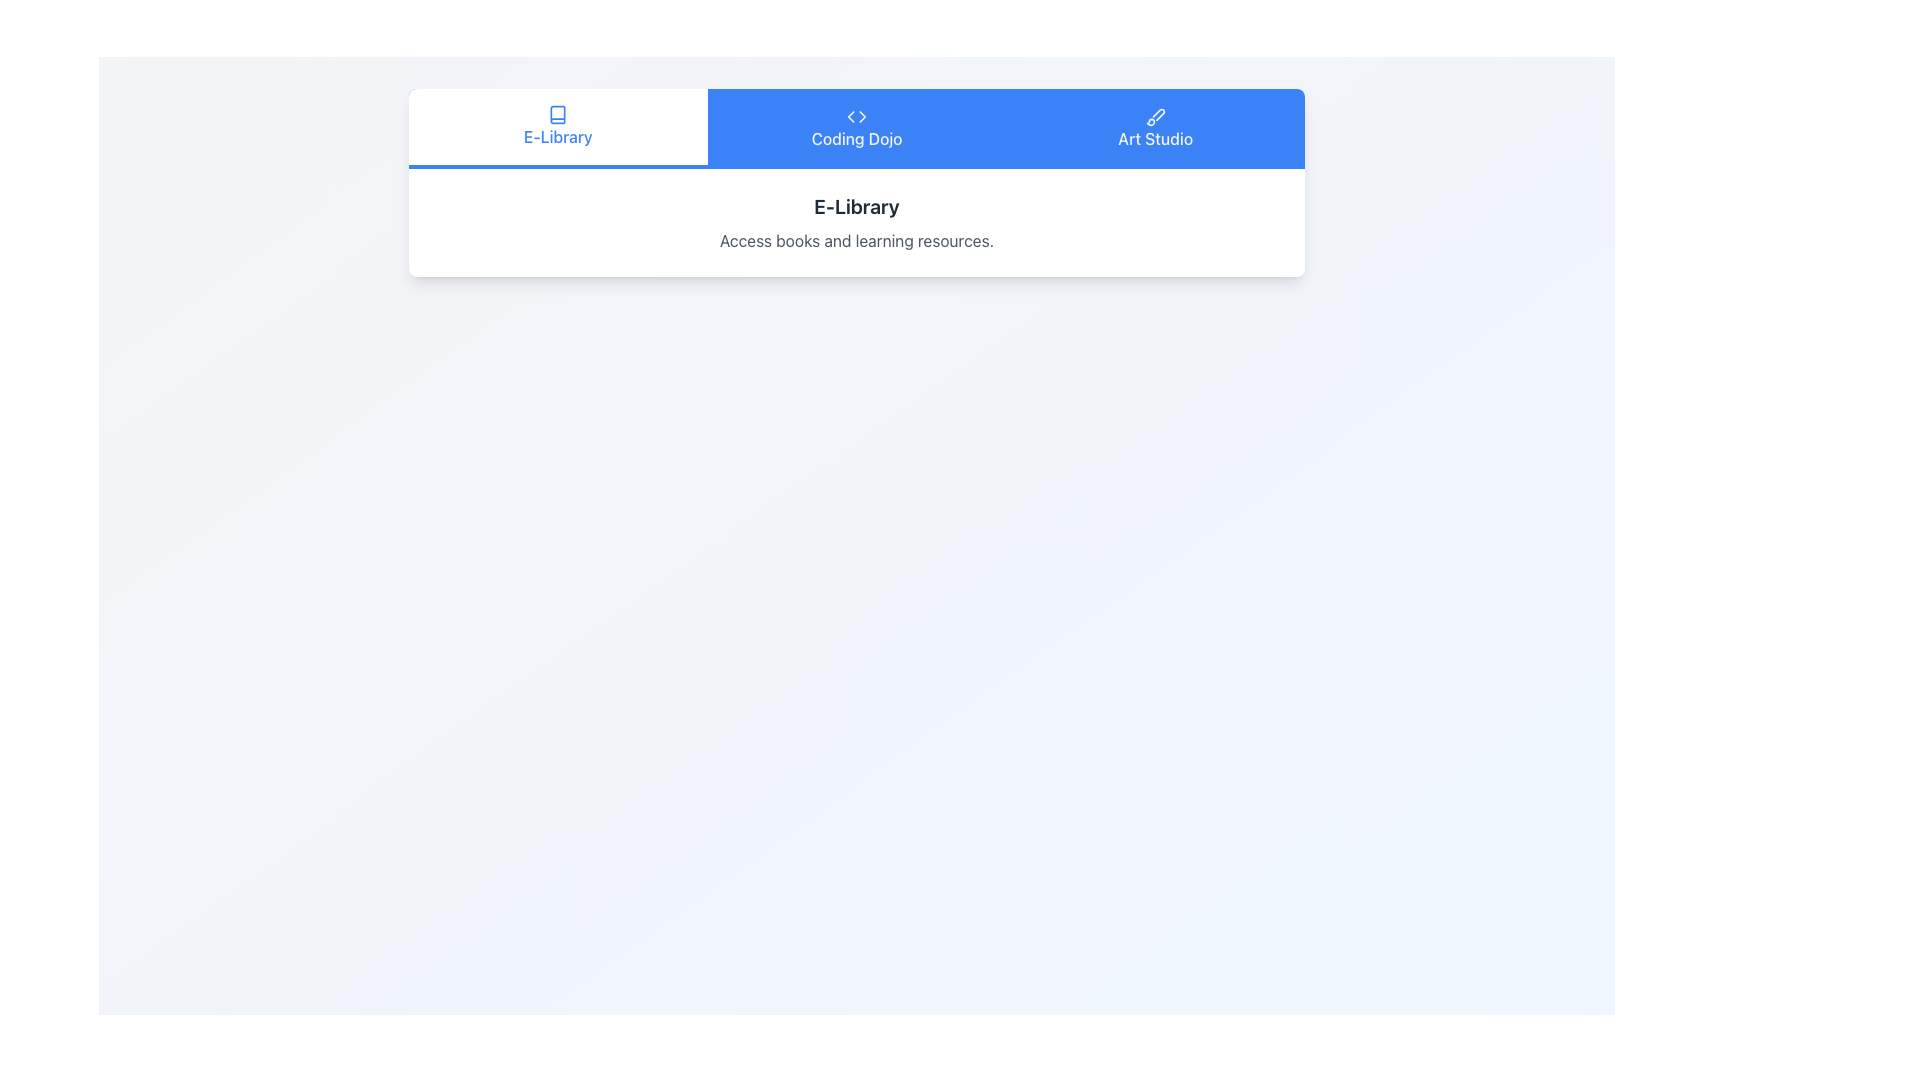  Describe the element at coordinates (1155, 137) in the screenshot. I see `the 'Art Studio' navigation option in the horizontal menu` at that location.